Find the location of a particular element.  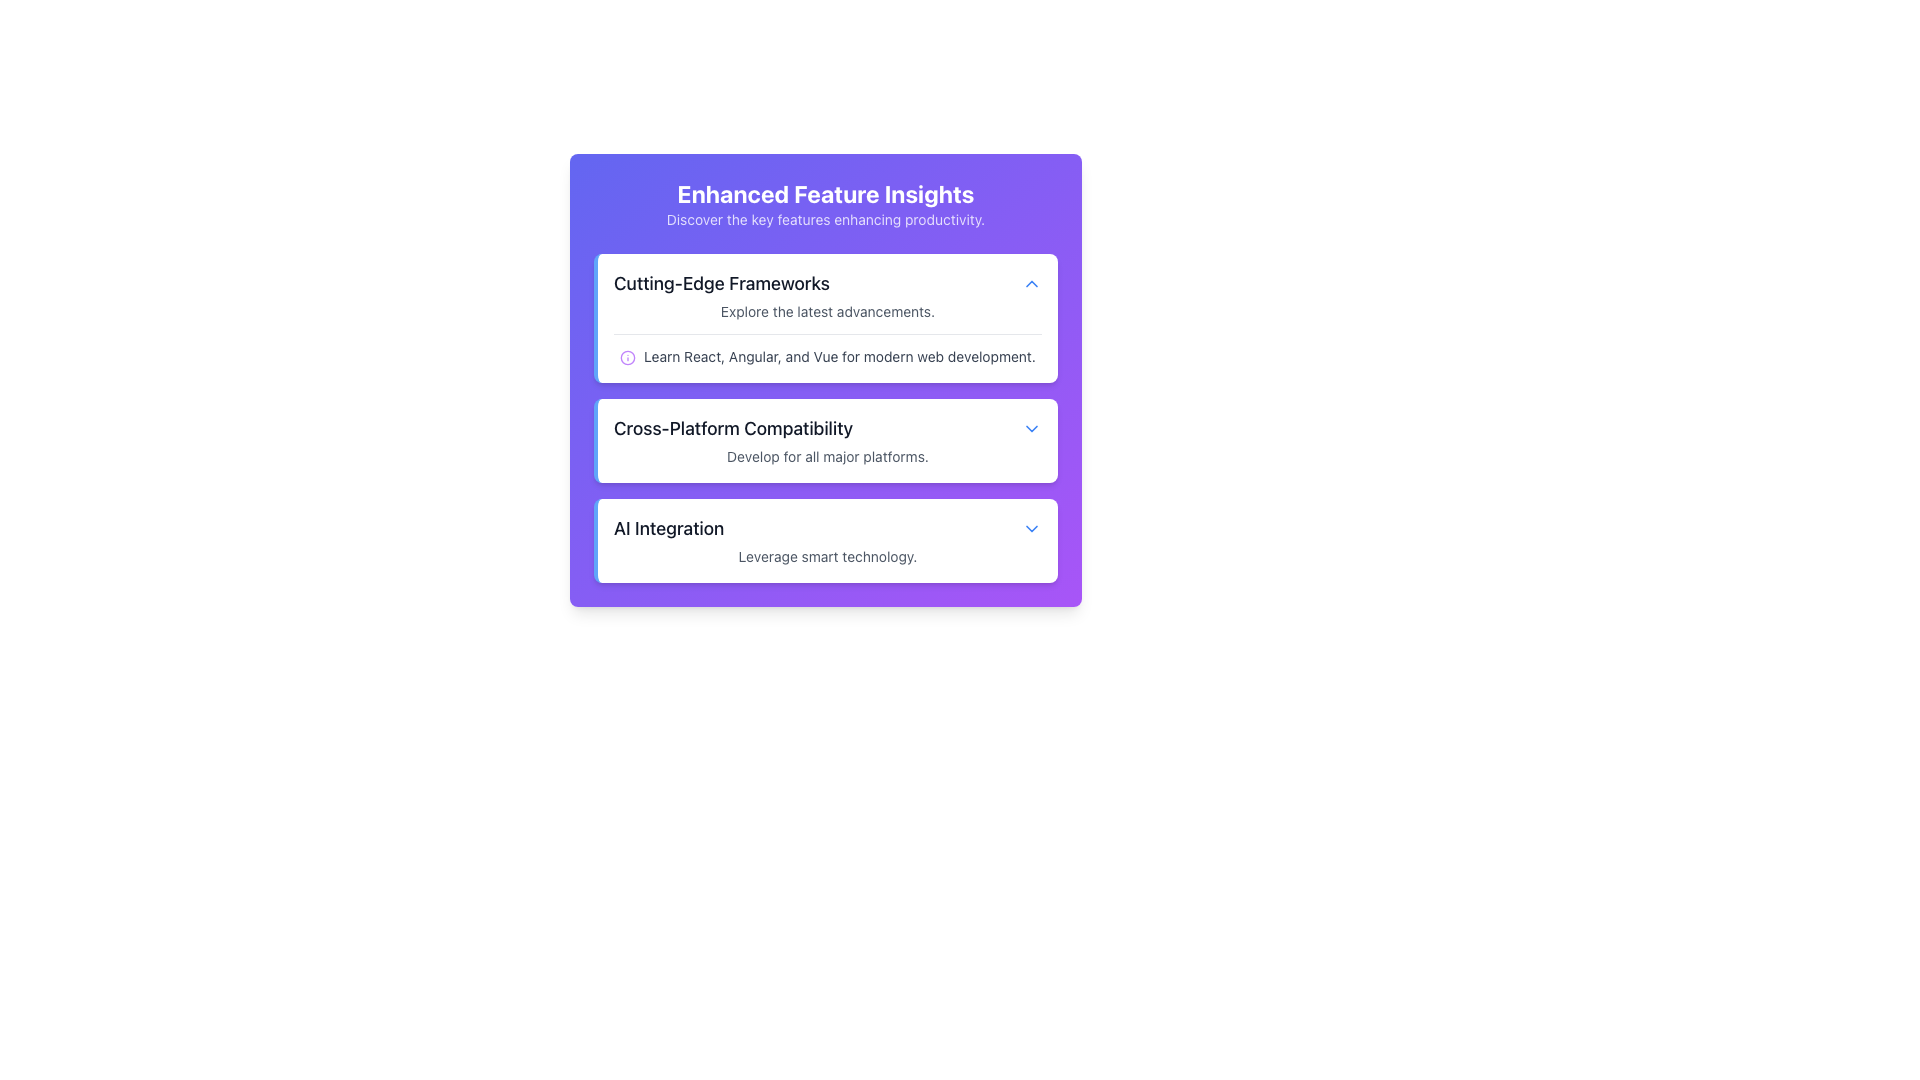

the text label displaying 'Cutting-Edge Frameworks', which serves as the title for the first section in the vertical list of features within the 'Enhanced Feature Insights' card is located at coordinates (720, 284).